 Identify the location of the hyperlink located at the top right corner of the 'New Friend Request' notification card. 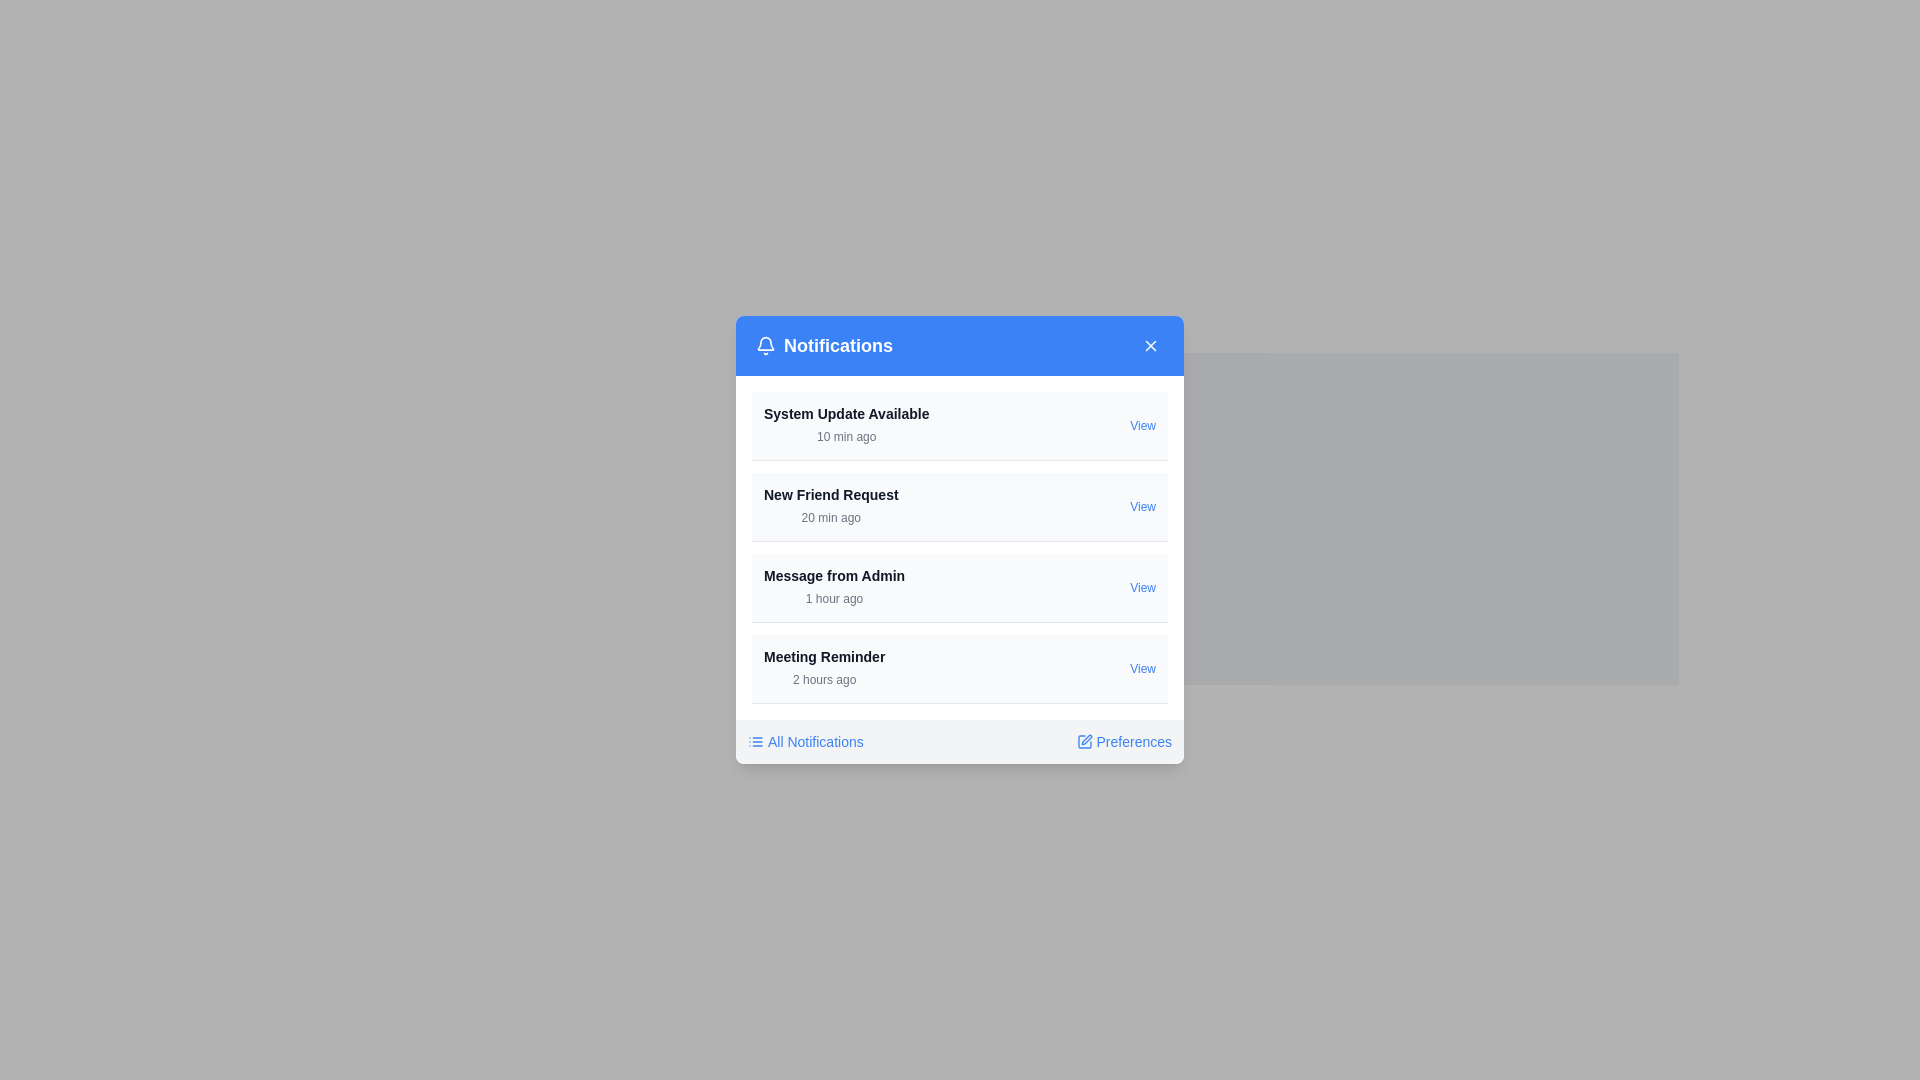
(1143, 505).